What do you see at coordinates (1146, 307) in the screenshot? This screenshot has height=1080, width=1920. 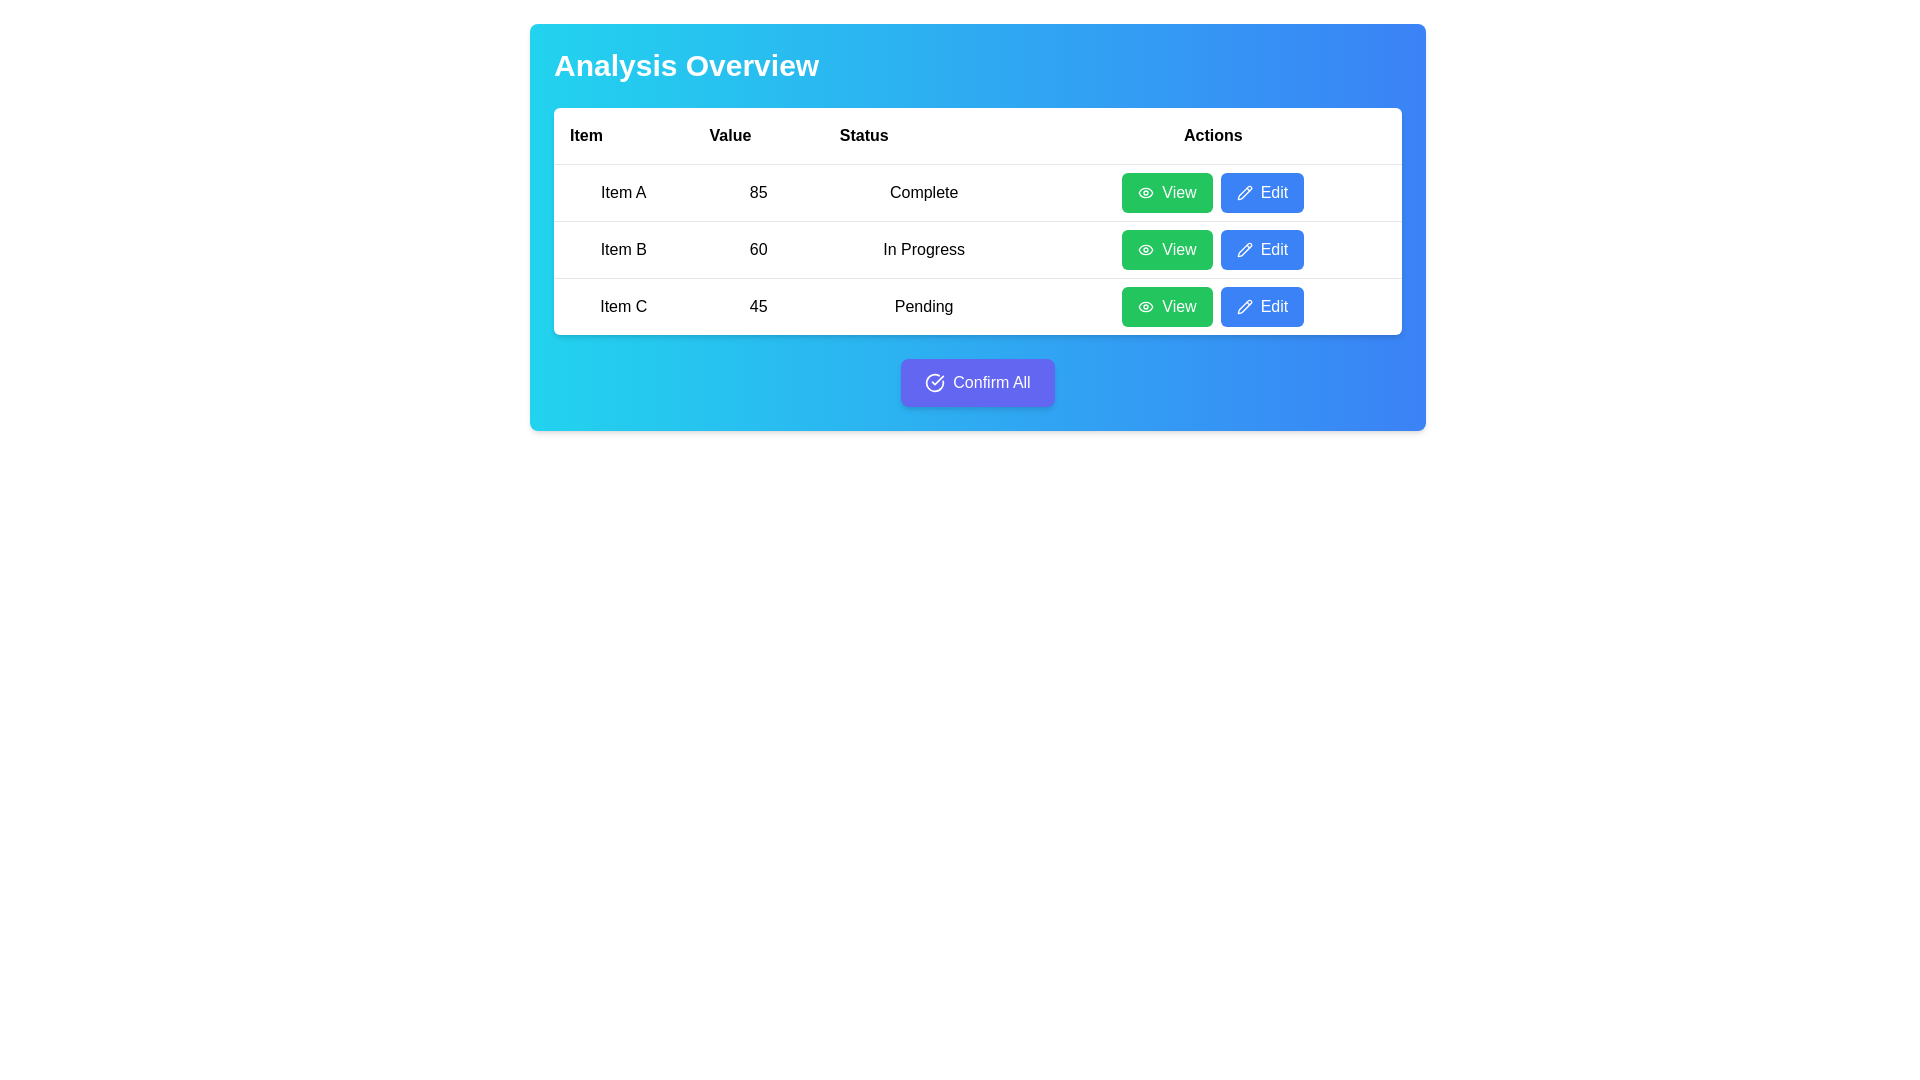 I see `the visibility icon in the 'View' button of the 'Actions' column in the third row of the table within the 'Analysis Overview' card` at bounding box center [1146, 307].